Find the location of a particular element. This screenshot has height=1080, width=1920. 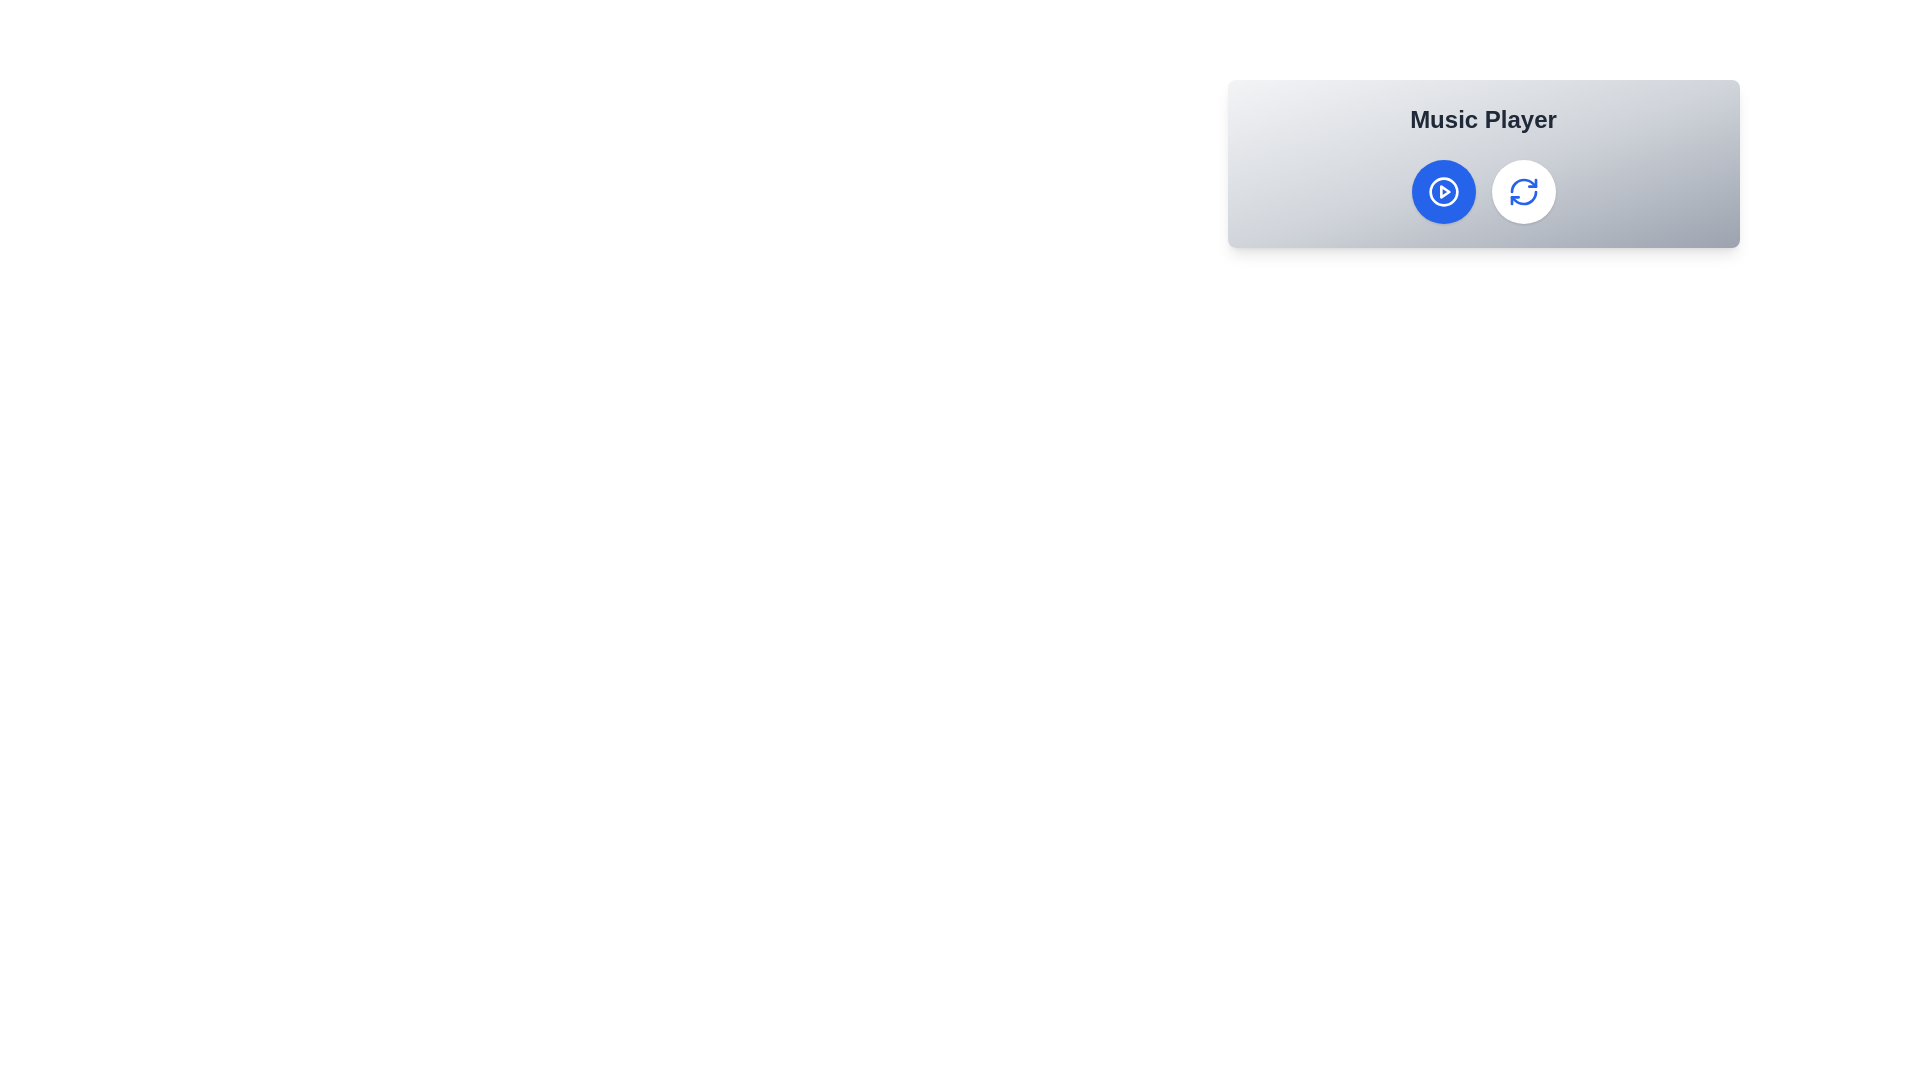

the circular outline icon of the play button located beneath the 'Music Player' label is located at coordinates (1443, 192).